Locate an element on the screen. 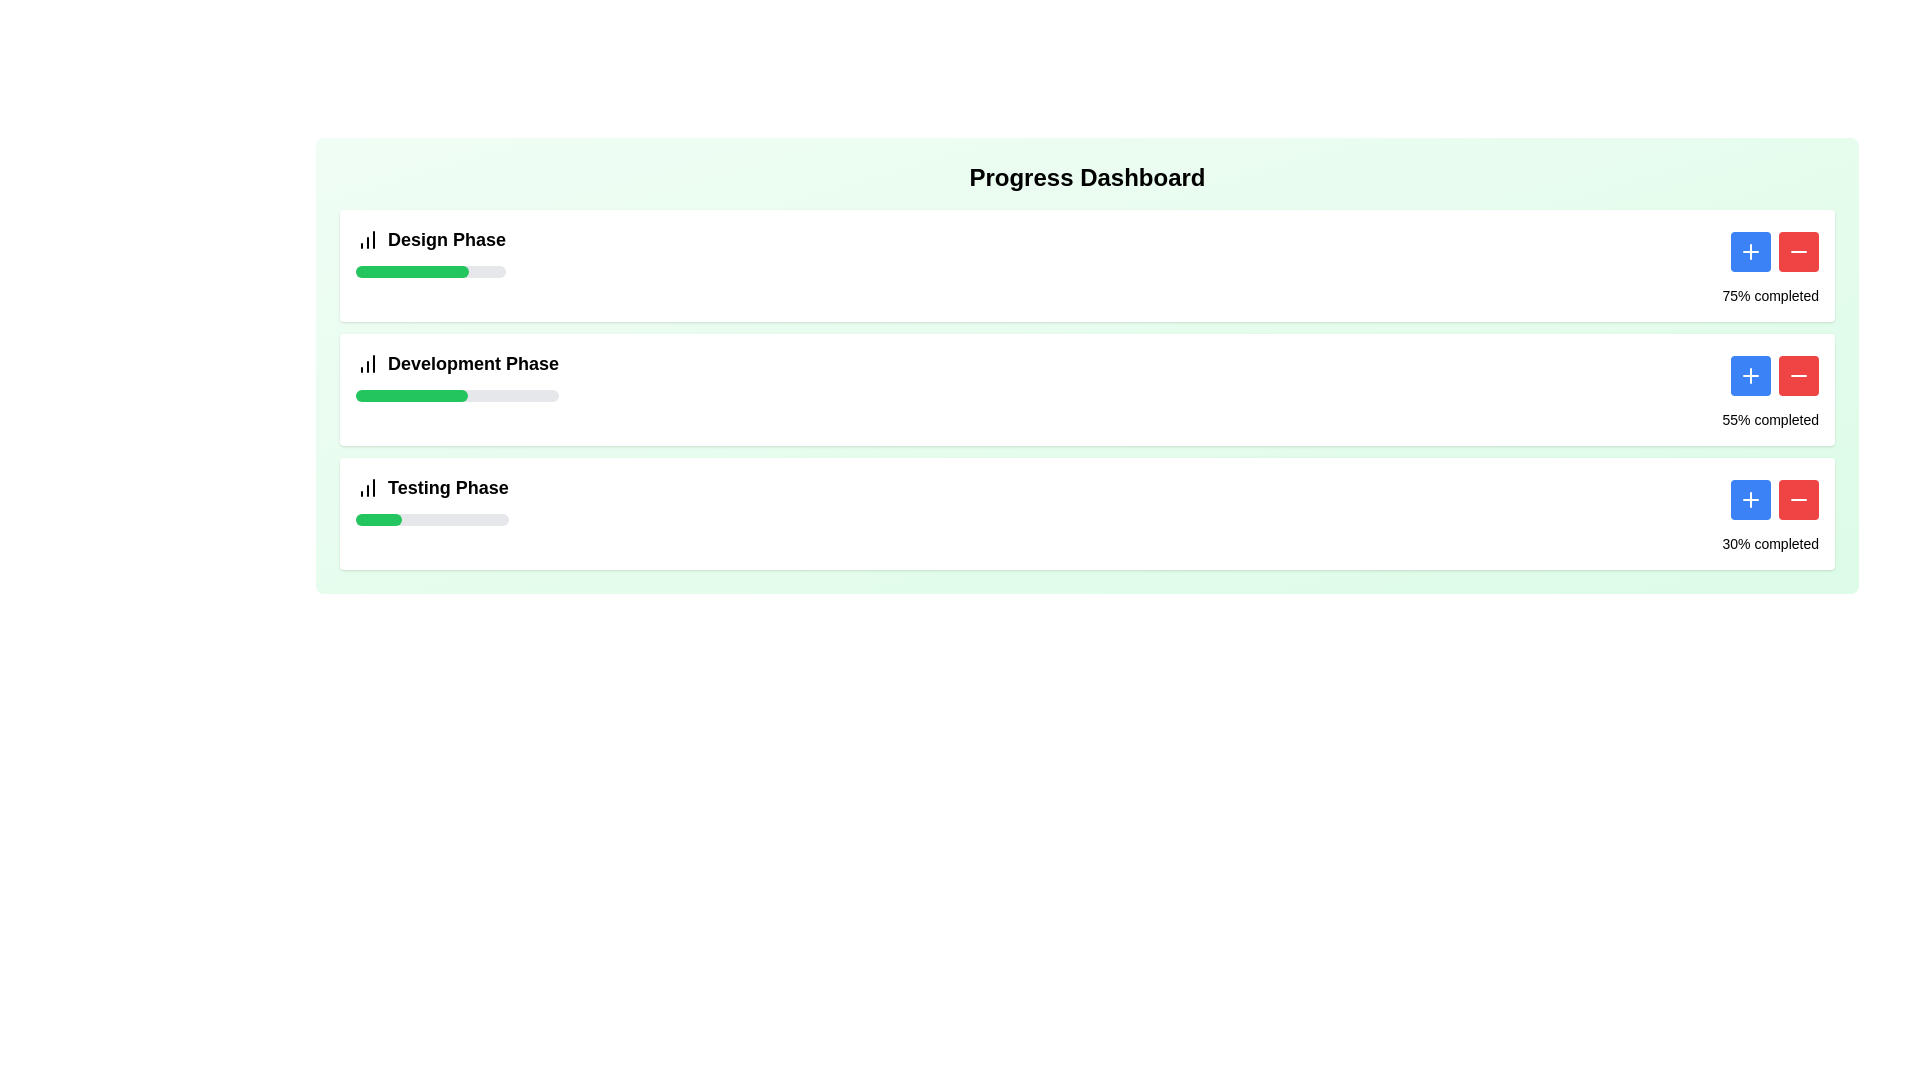 This screenshot has width=1920, height=1080. the label that represents the first stage in a sequence of phases, positioned at the top left of the first group above a progress bar is located at coordinates (430, 238).